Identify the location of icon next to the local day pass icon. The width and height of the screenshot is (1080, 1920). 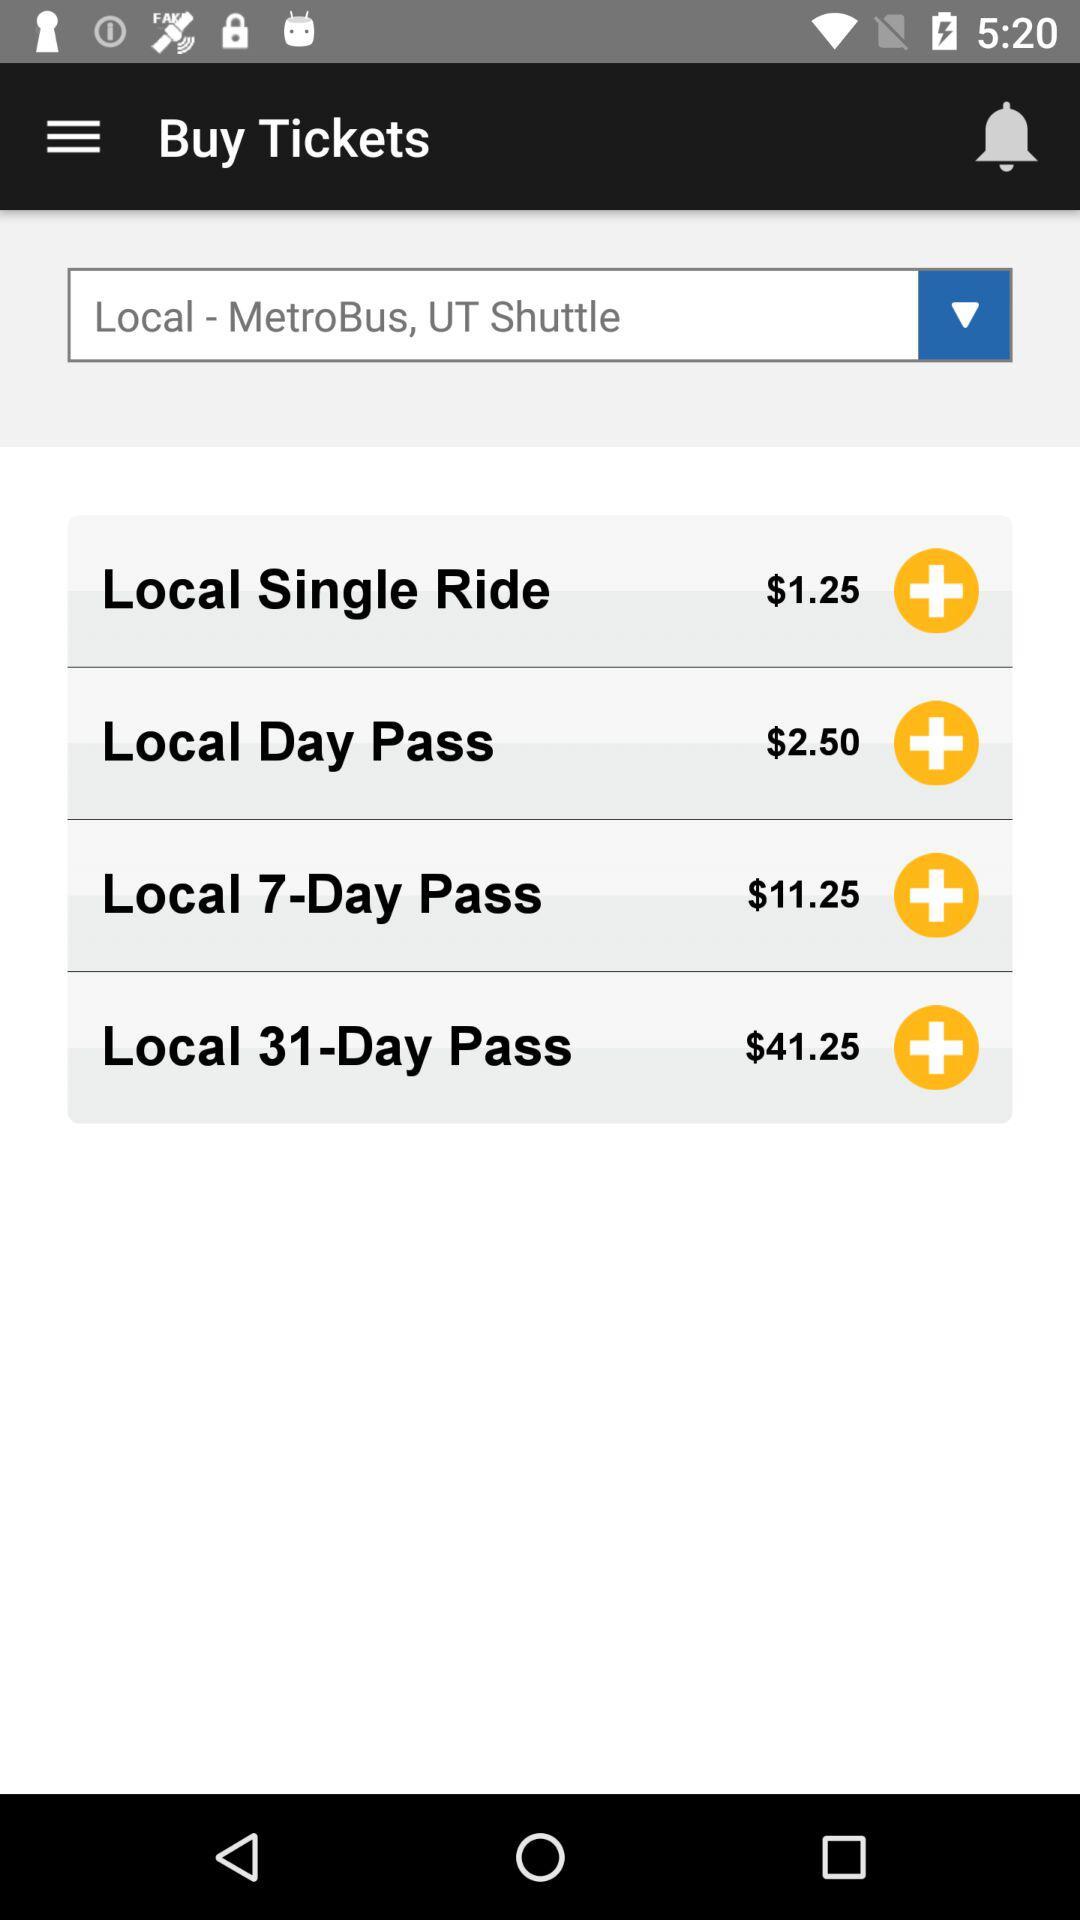
(813, 742).